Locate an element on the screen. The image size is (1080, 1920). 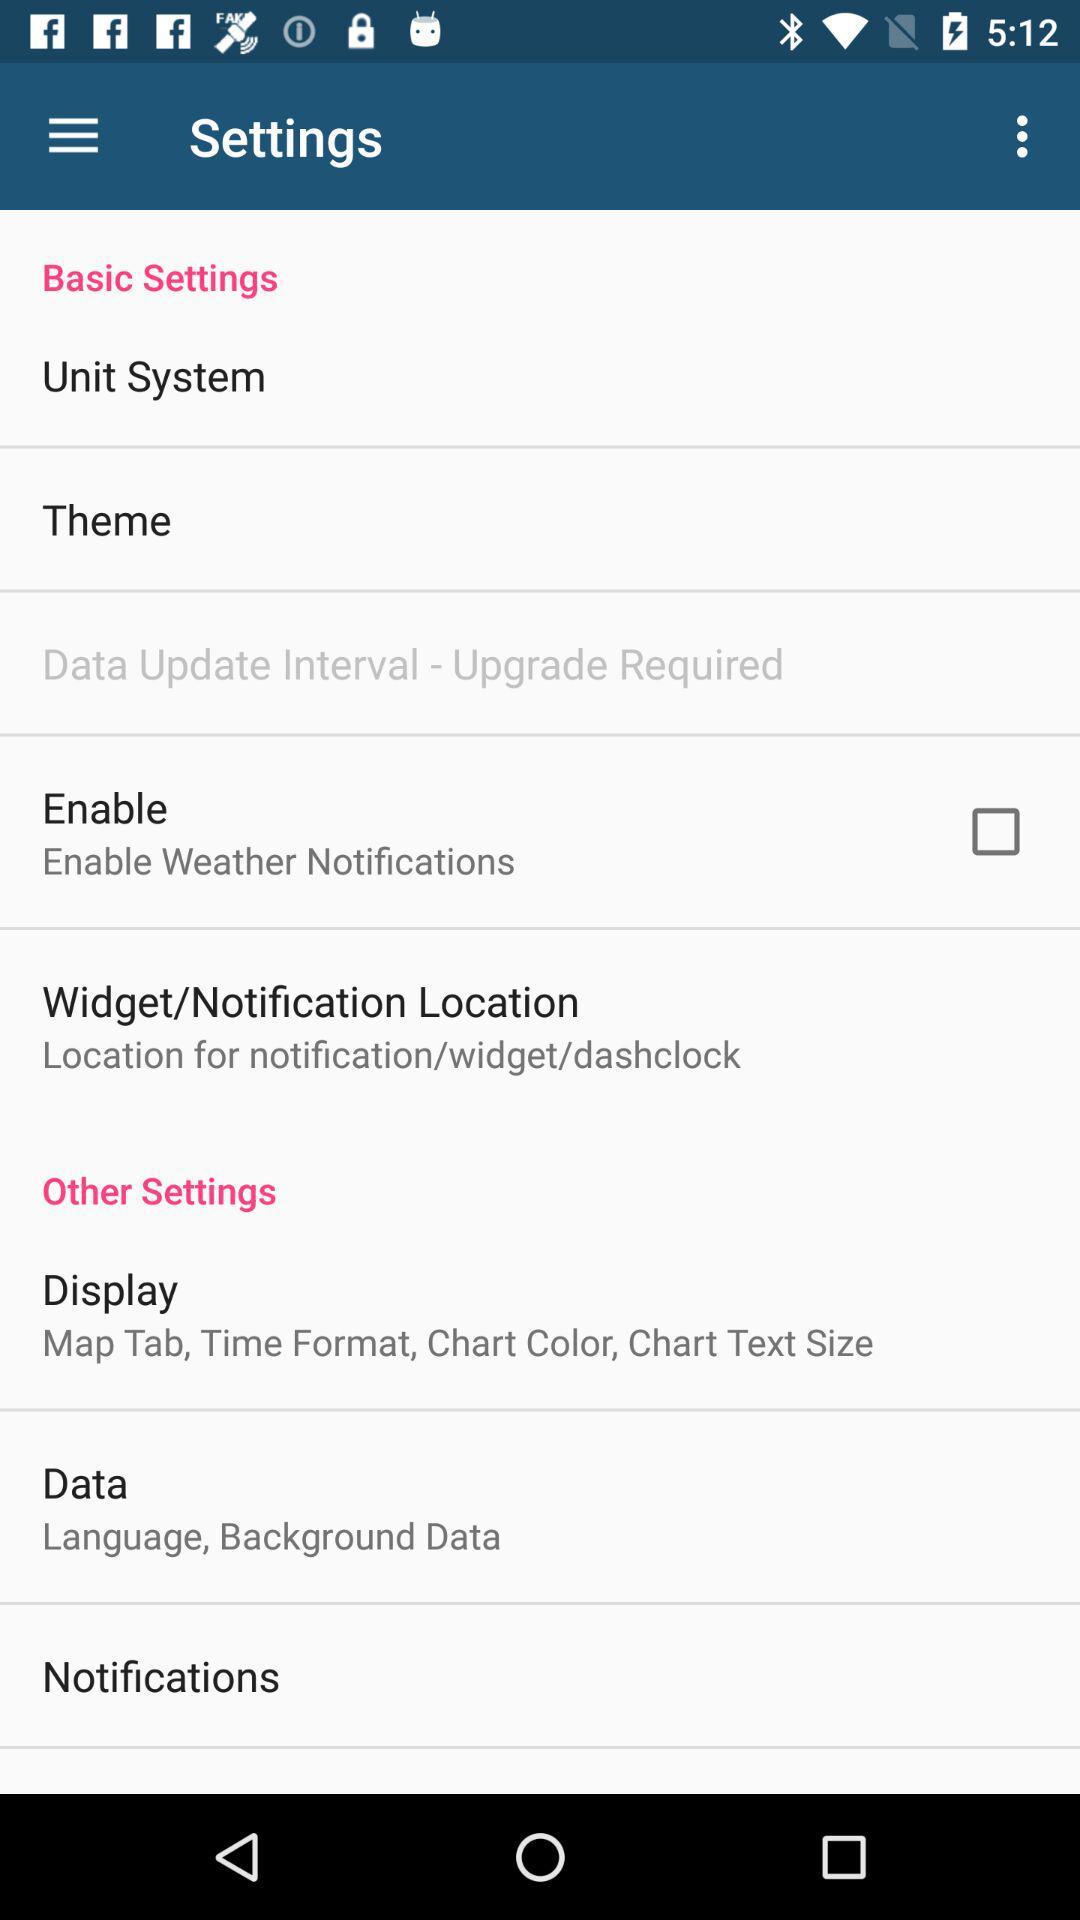
item above data update interval icon is located at coordinates (106, 518).